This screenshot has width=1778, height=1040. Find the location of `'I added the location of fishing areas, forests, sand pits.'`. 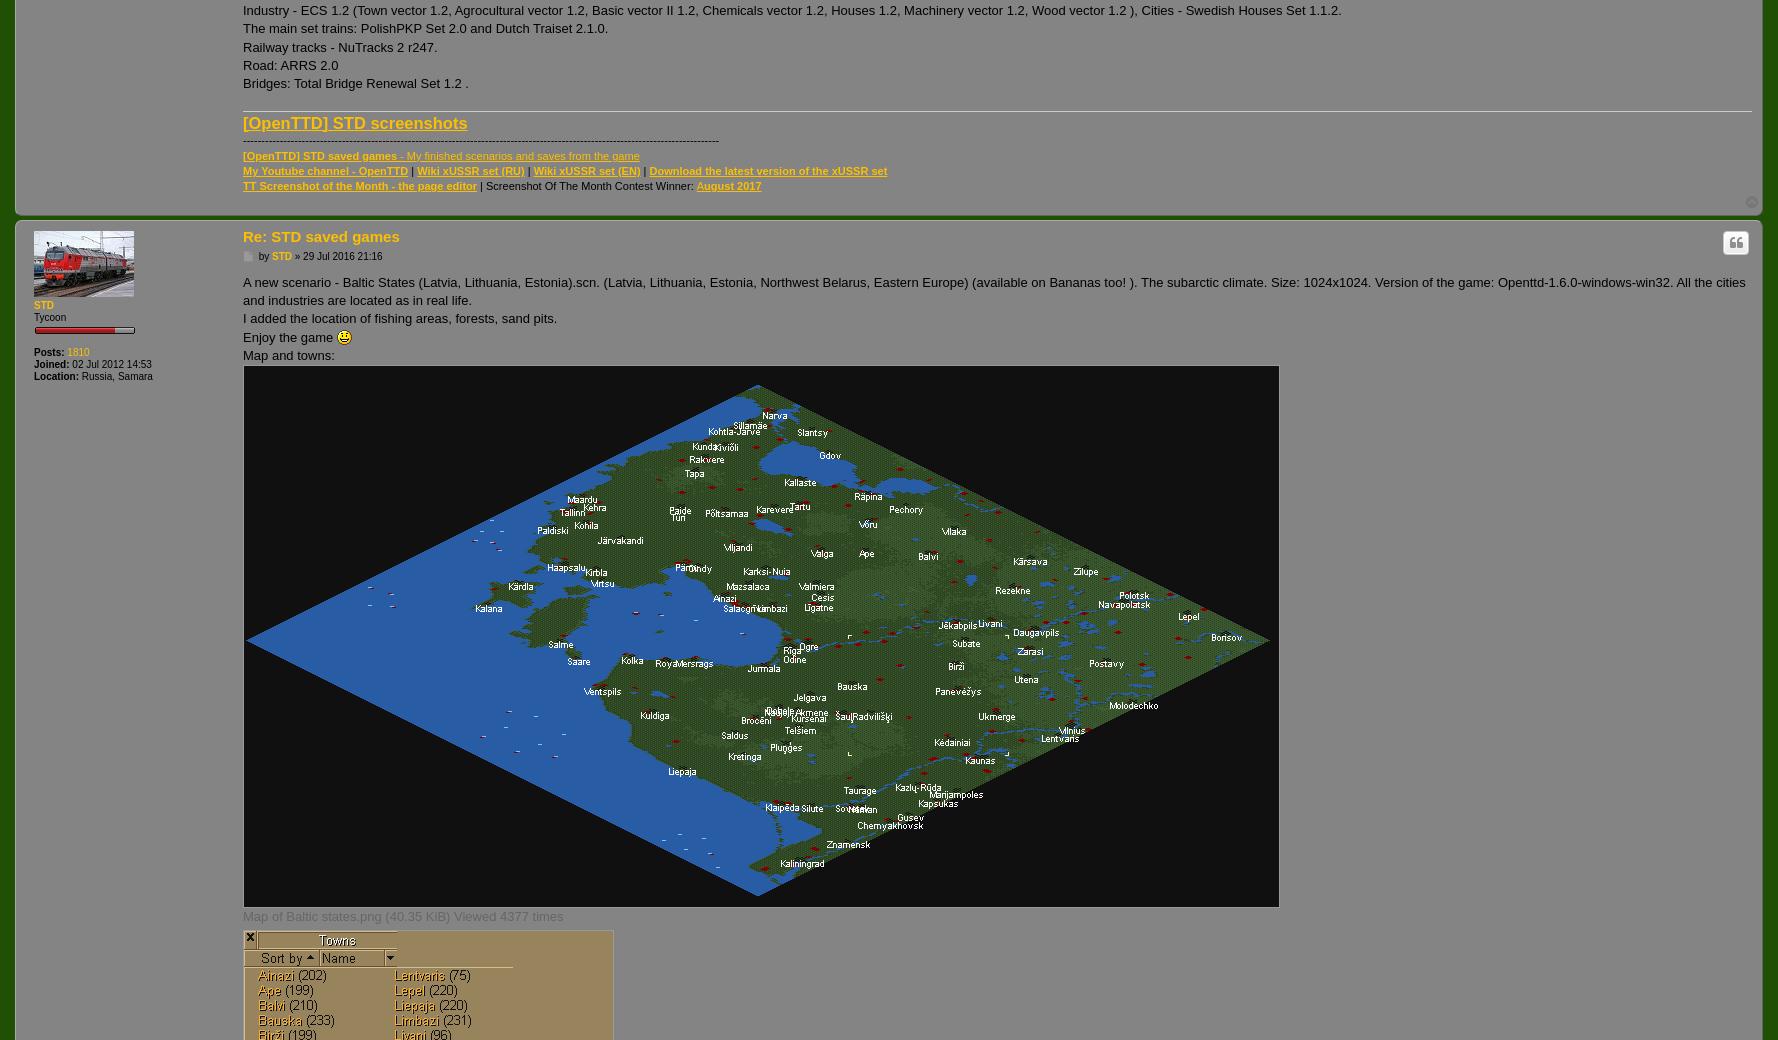

'I added the location of fishing areas, forests, sand pits.' is located at coordinates (400, 317).